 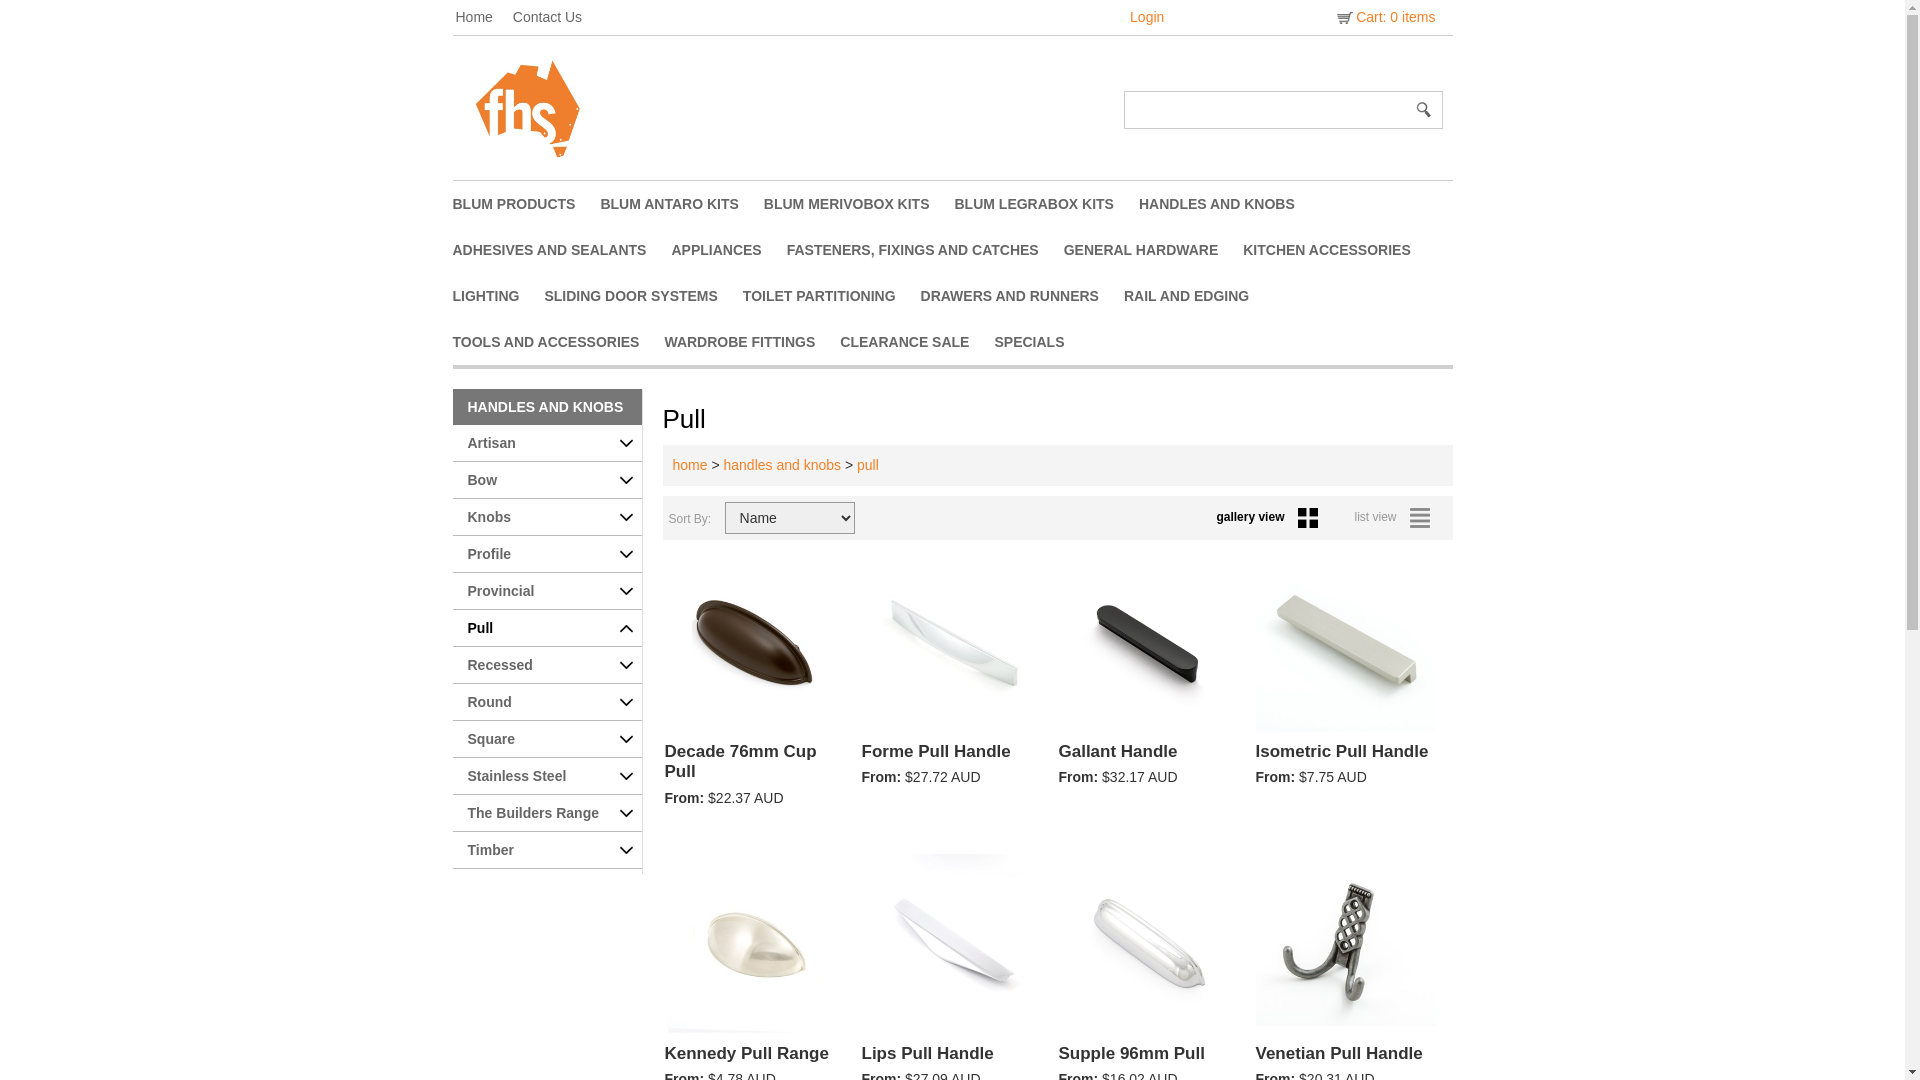 I want to click on 'pull', so click(x=868, y=465).